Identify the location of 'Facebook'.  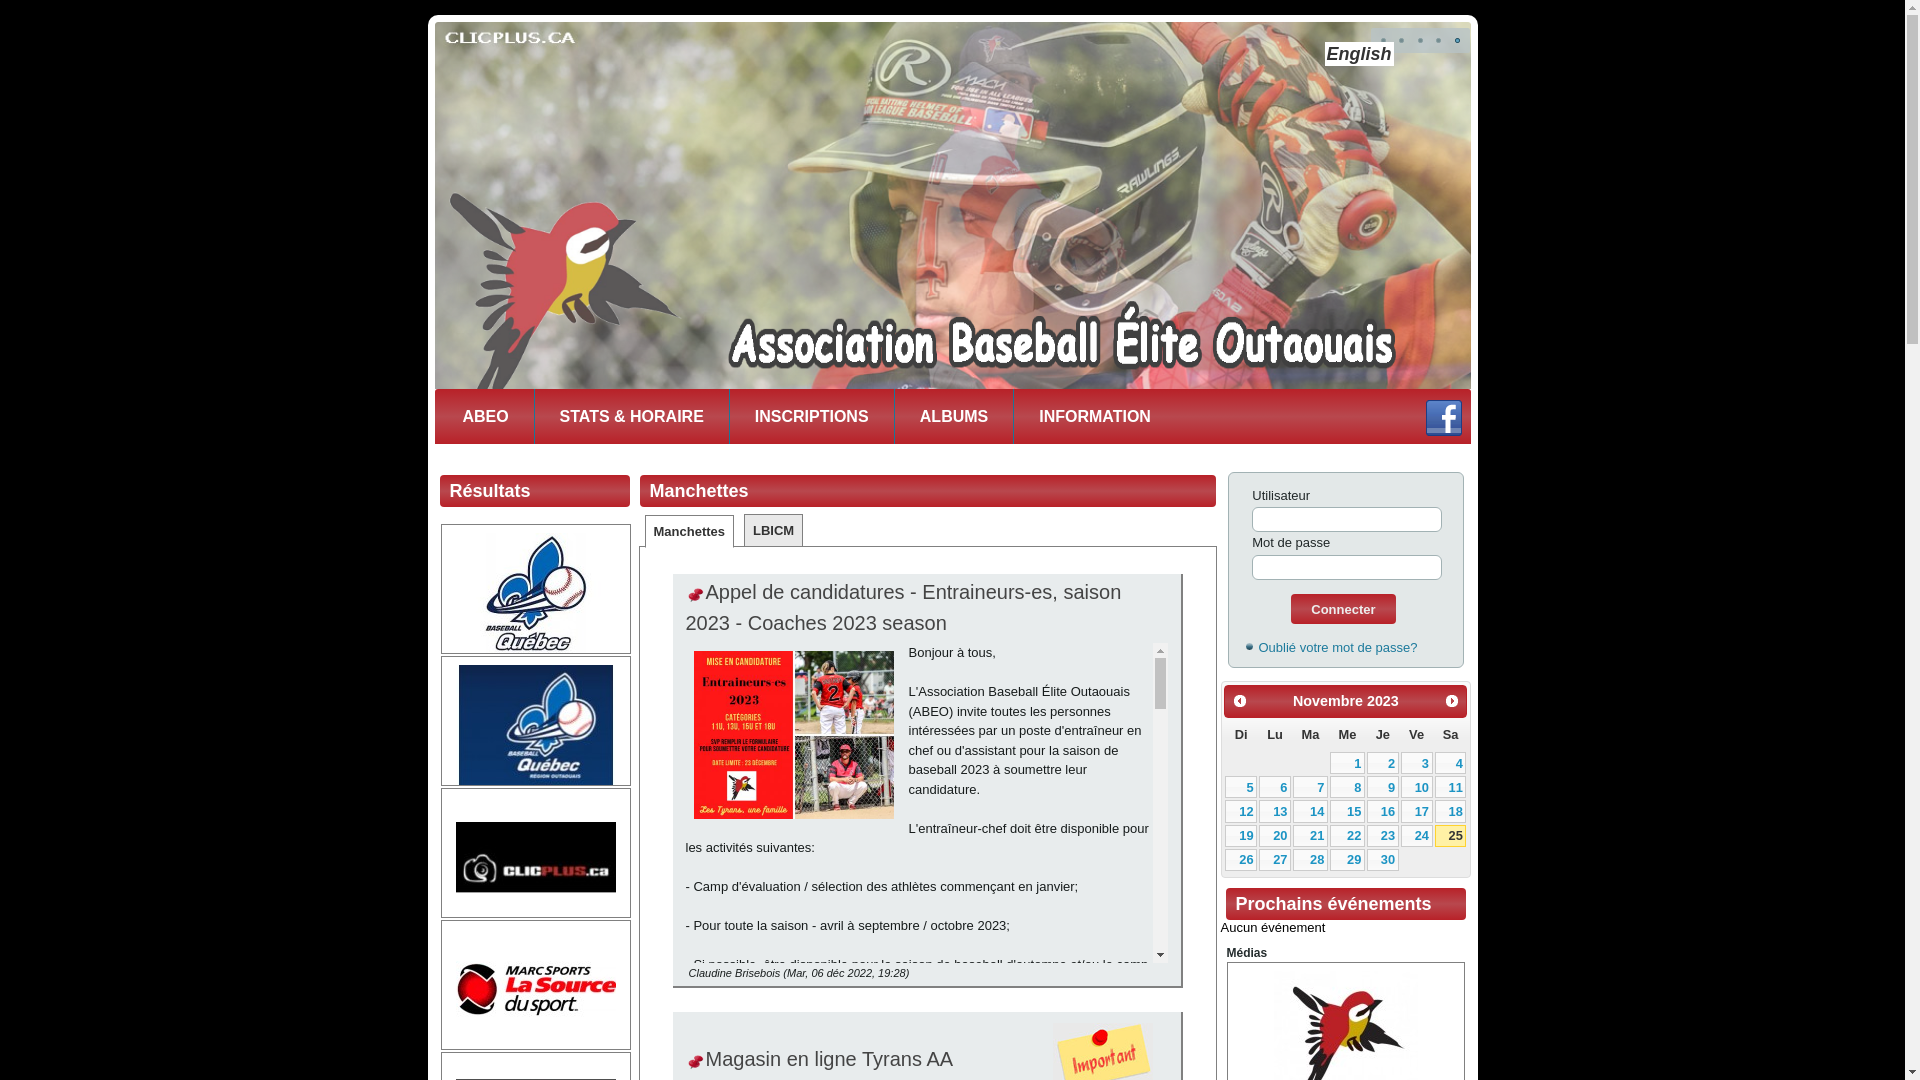
(1444, 416).